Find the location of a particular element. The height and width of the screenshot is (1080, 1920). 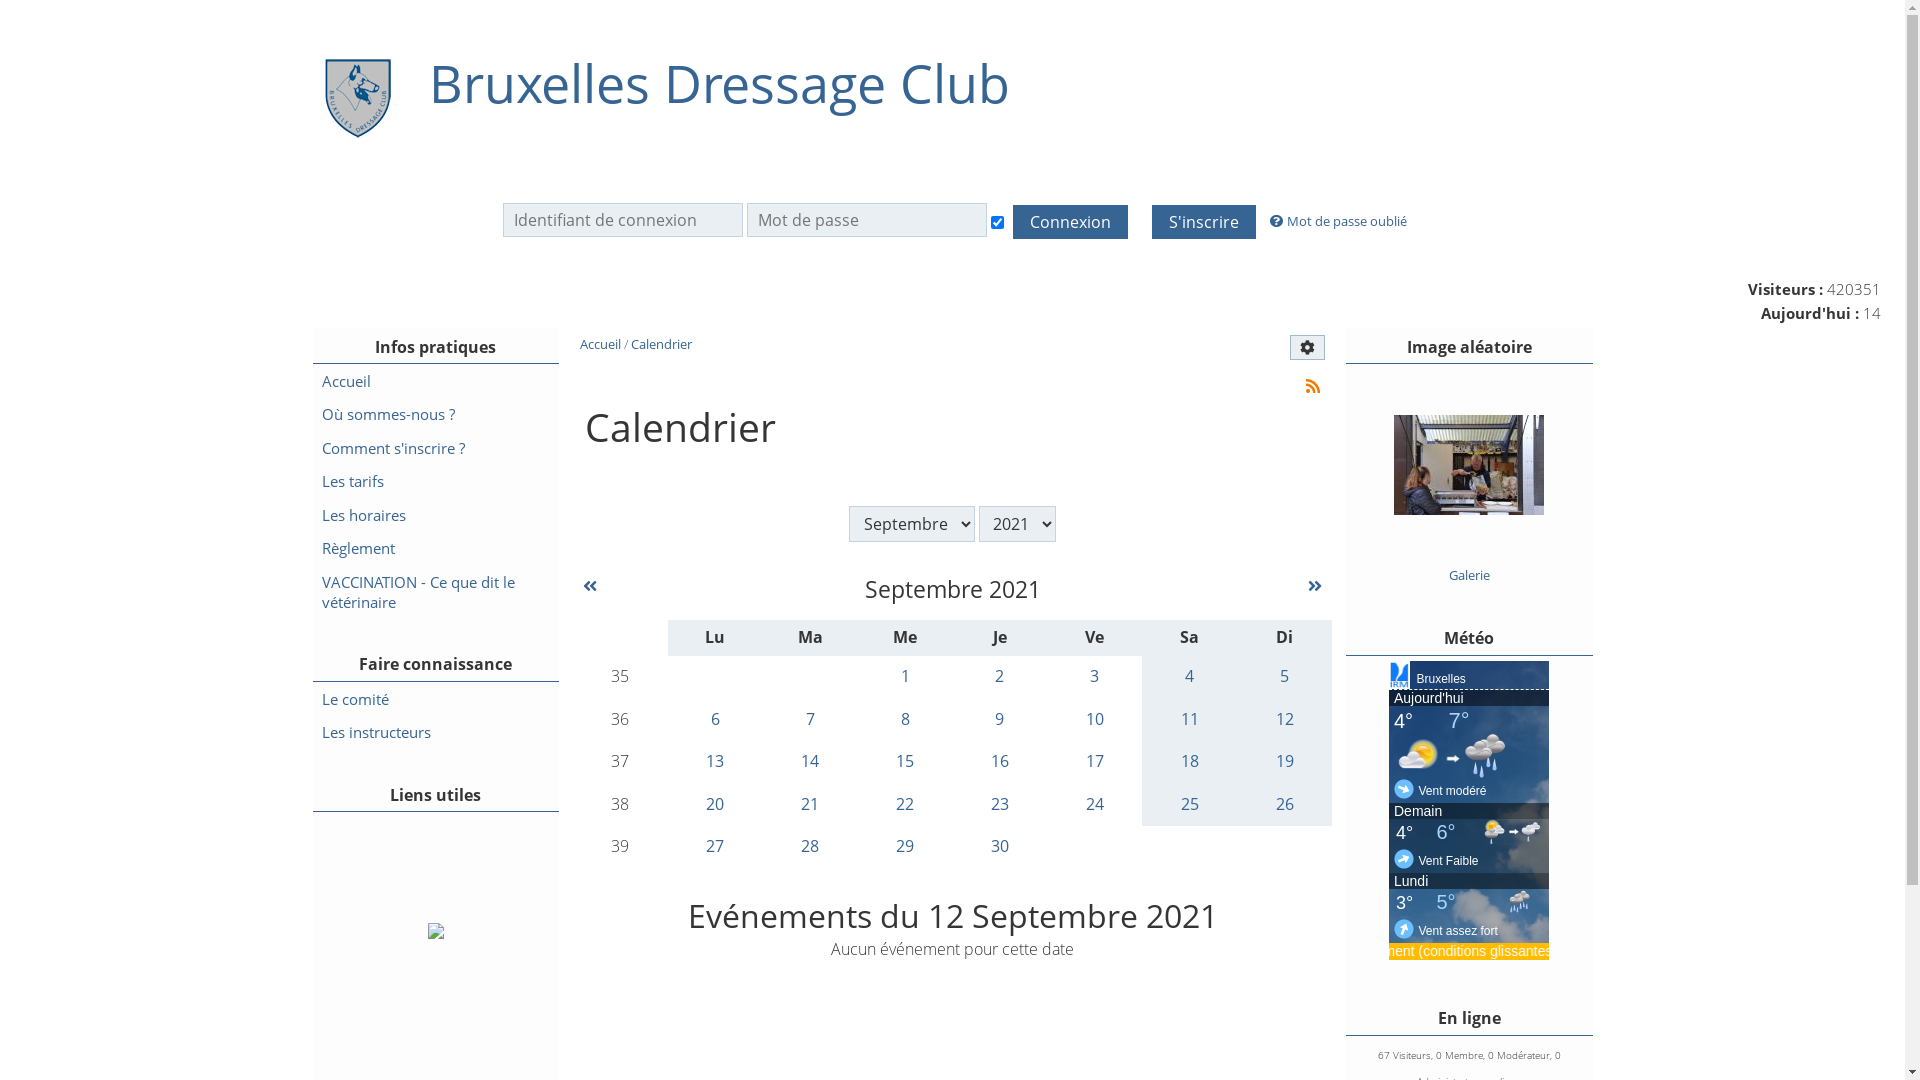

'13' is located at coordinates (715, 762).